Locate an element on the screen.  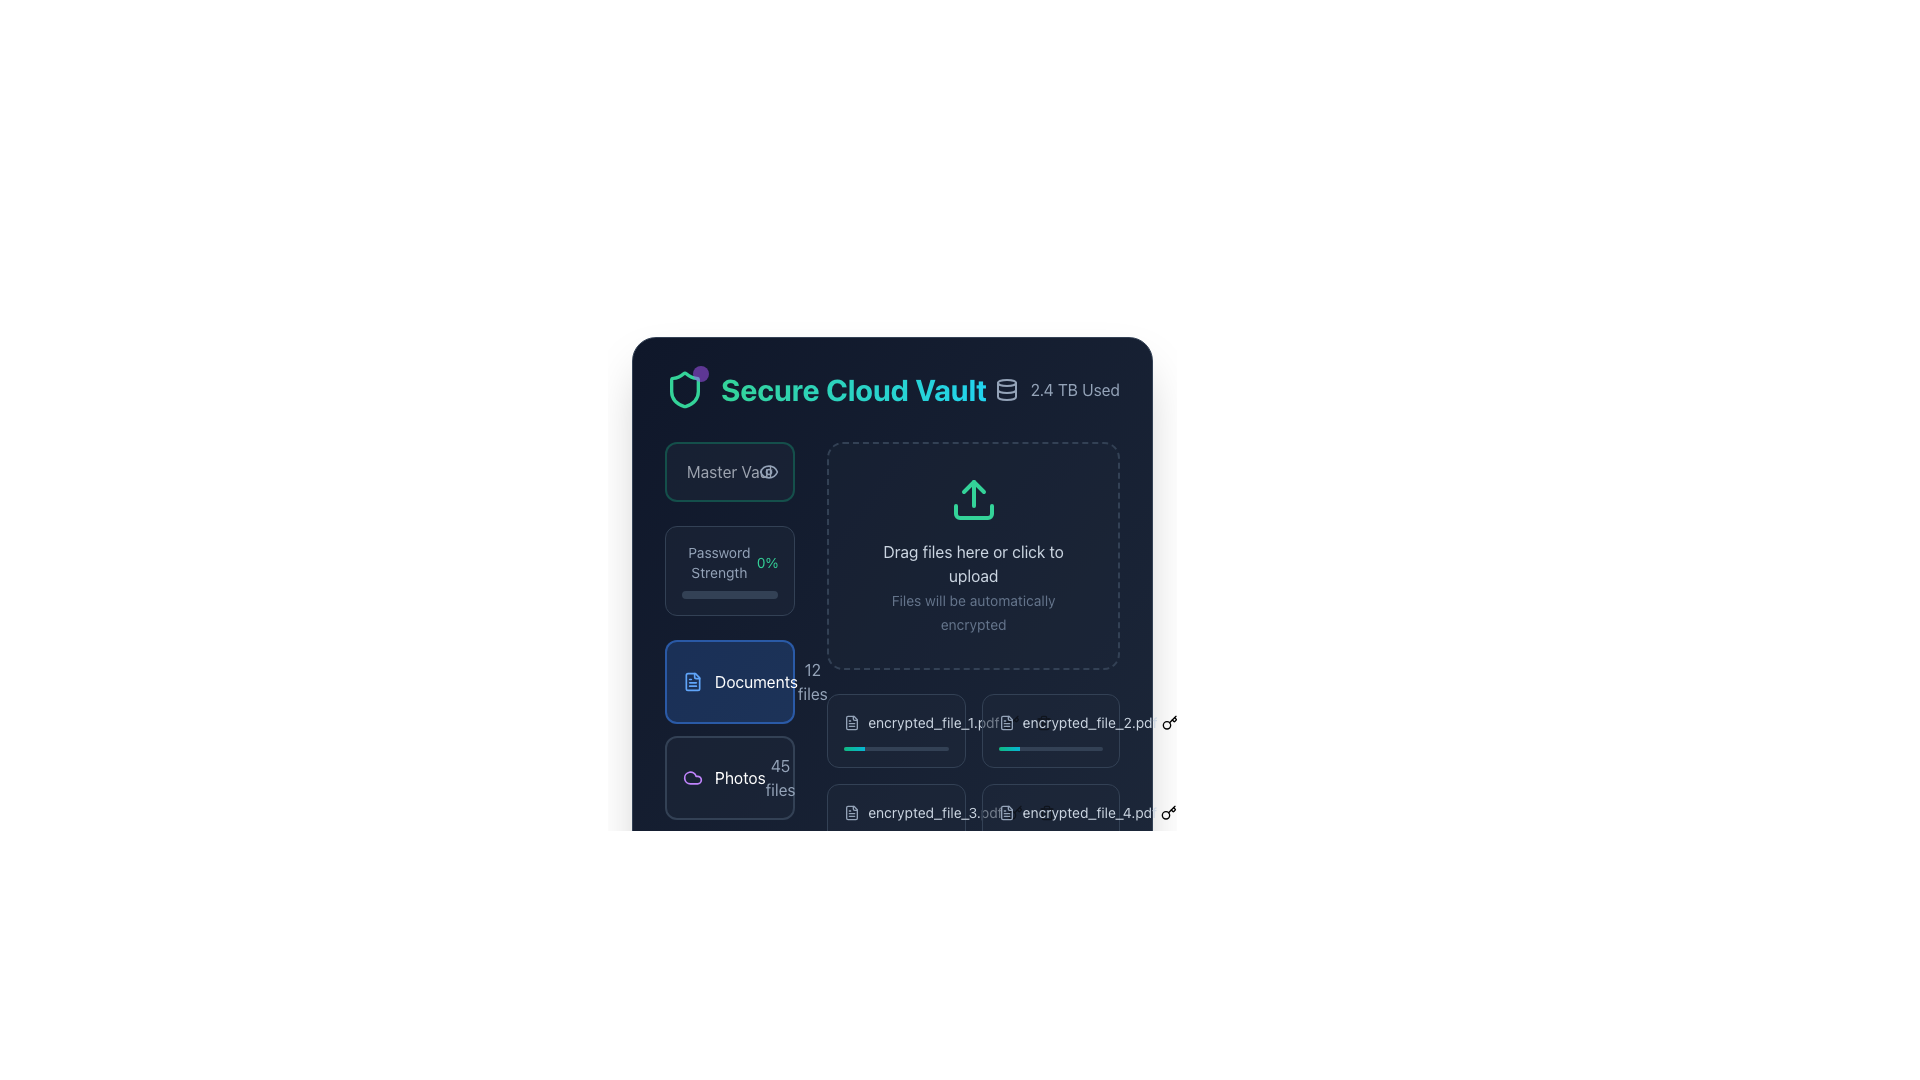
the text label displaying 'encrypted_file_2.pdf' which is styled in muted slate gray and positioned to the right of a file icon in the 'Documents' section is located at coordinates (1089, 722).